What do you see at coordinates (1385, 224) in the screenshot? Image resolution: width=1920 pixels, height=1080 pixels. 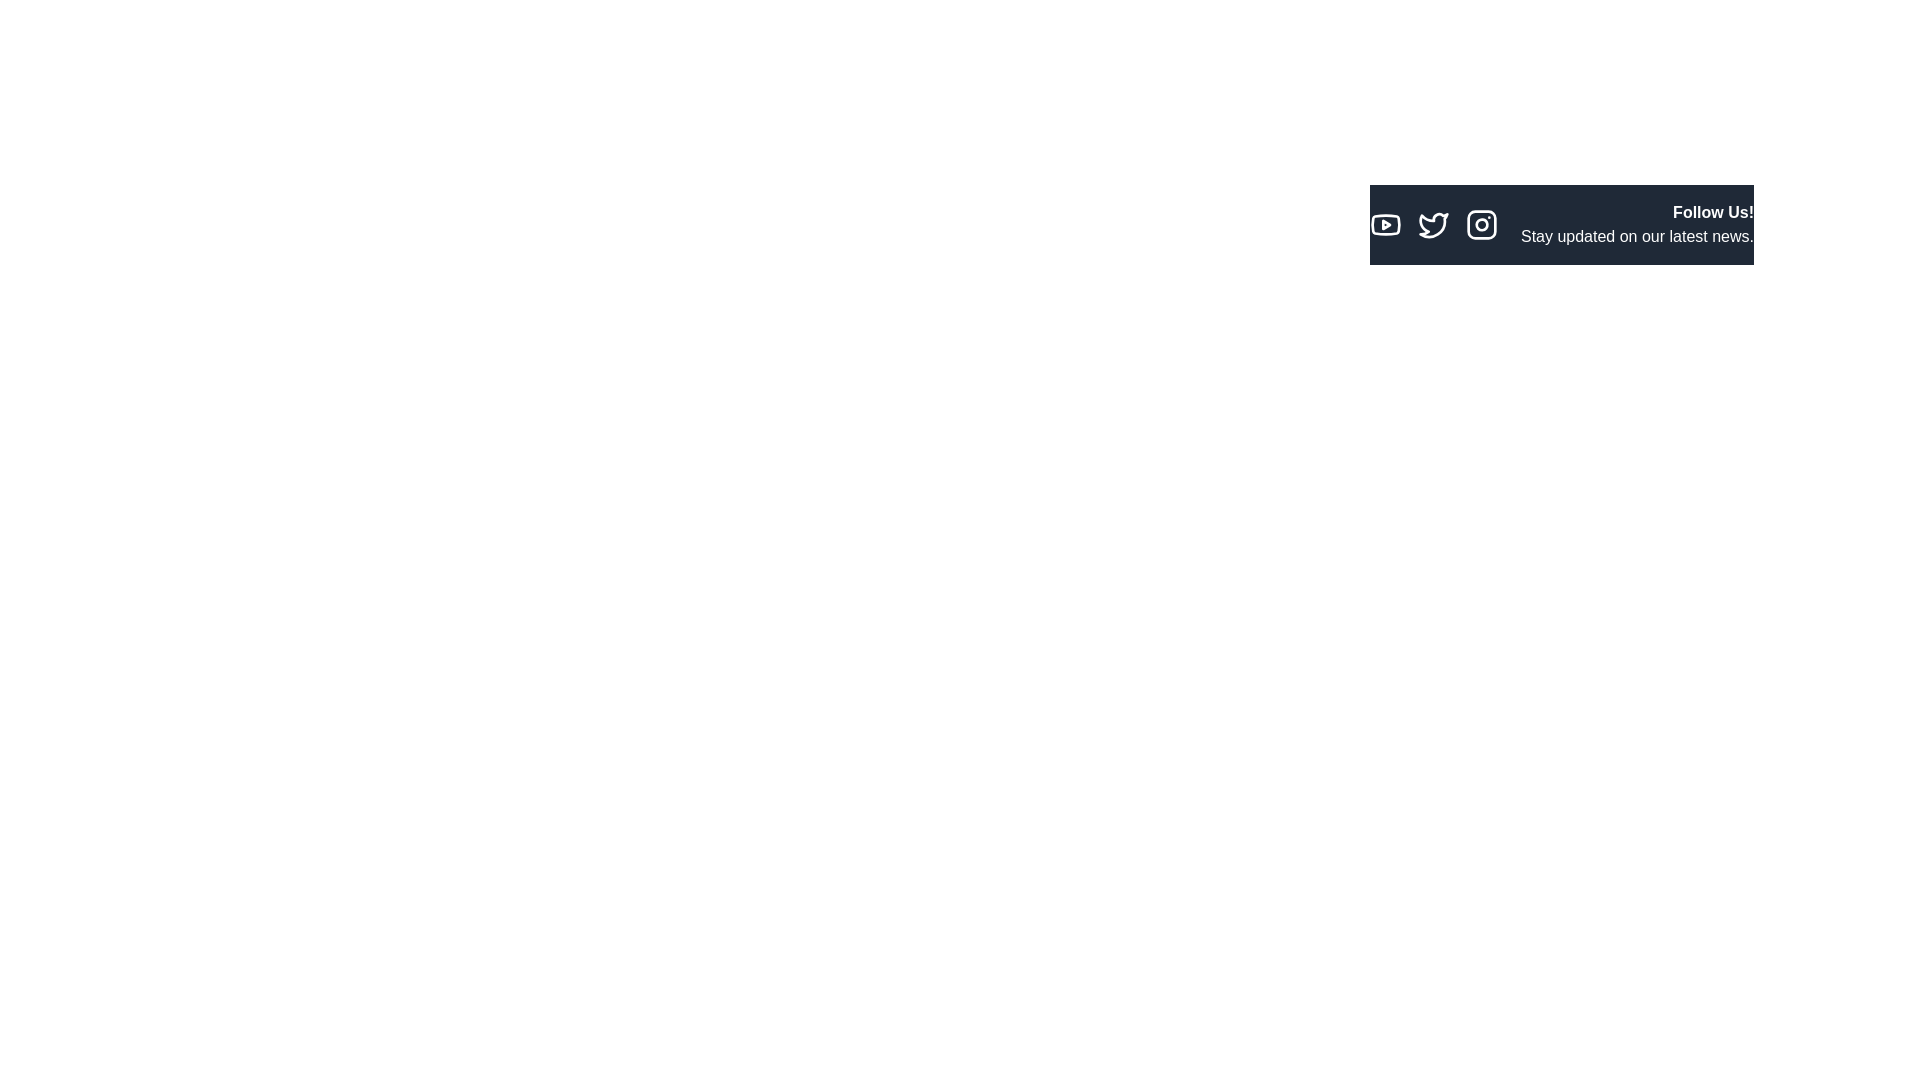 I see `the YouTube icon, which is the first in a horizontal row of social media icons` at bounding box center [1385, 224].